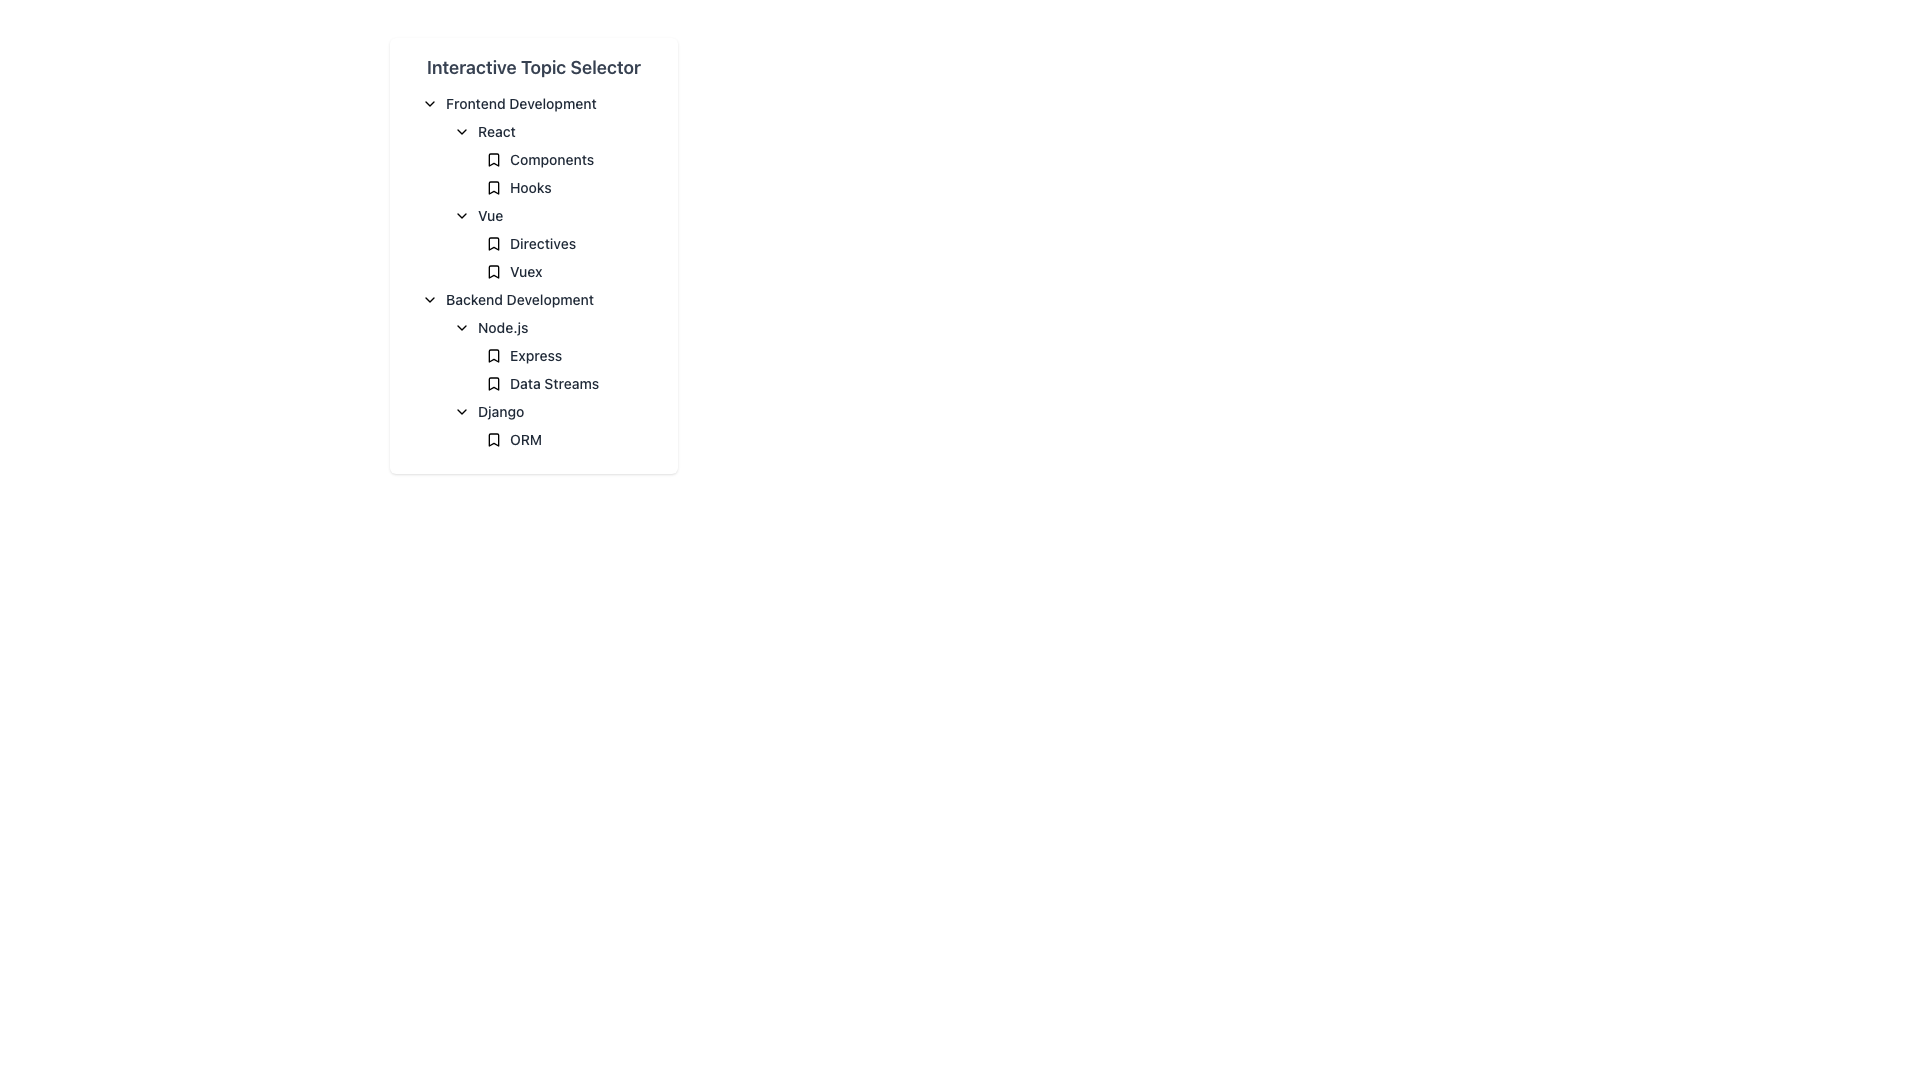 The width and height of the screenshot is (1920, 1080). I want to click on the 'Data Streams' text label with a bookmark icon located in the 'Backend Development' section under 'Node.js', positioned below 'Express', so click(573, 384).